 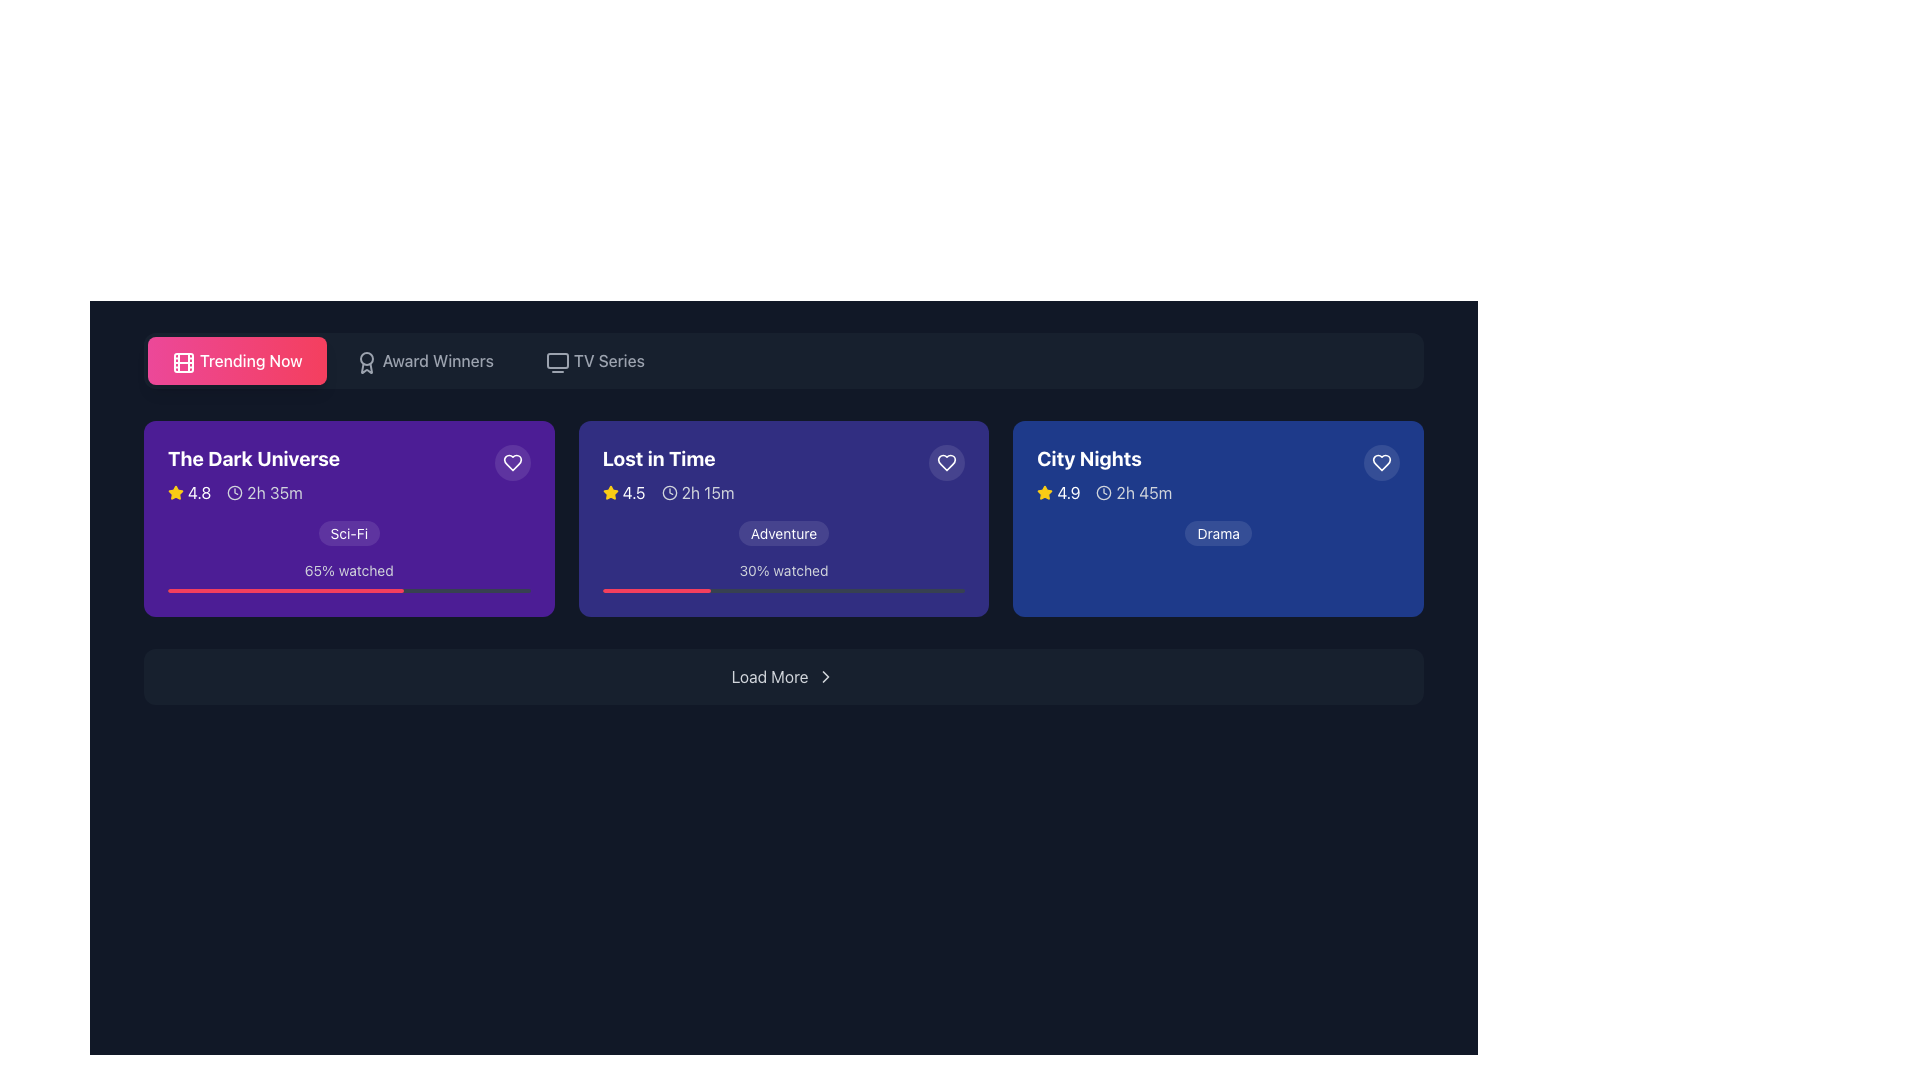 What do you see at coordinates (349, 589) in the screenshot?
I see `the progress bar indicating '65% watched' located in the card titled 'The Dark Universe', positioned at the bottom of the card` at bounding box center [349, 589].